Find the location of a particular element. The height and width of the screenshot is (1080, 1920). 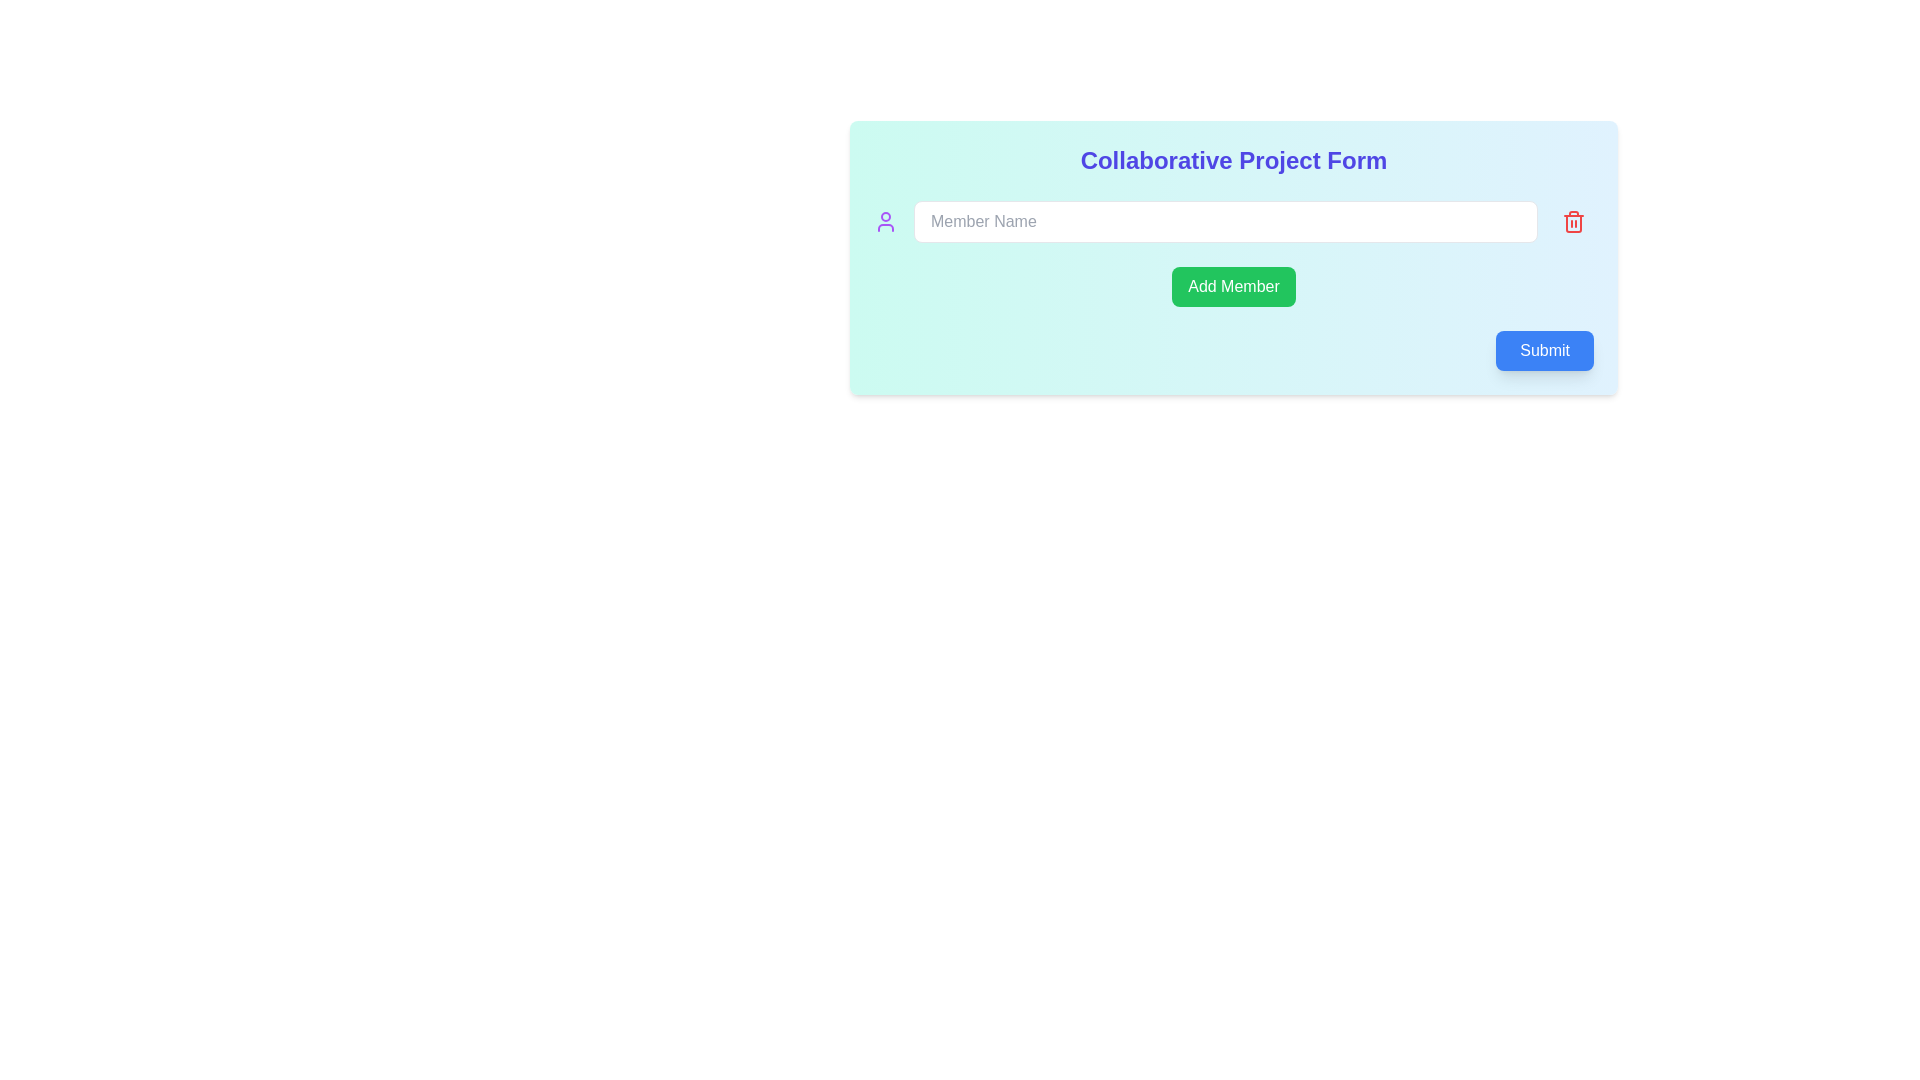

the 'Submit' button is located at coordinates (1544, 350).